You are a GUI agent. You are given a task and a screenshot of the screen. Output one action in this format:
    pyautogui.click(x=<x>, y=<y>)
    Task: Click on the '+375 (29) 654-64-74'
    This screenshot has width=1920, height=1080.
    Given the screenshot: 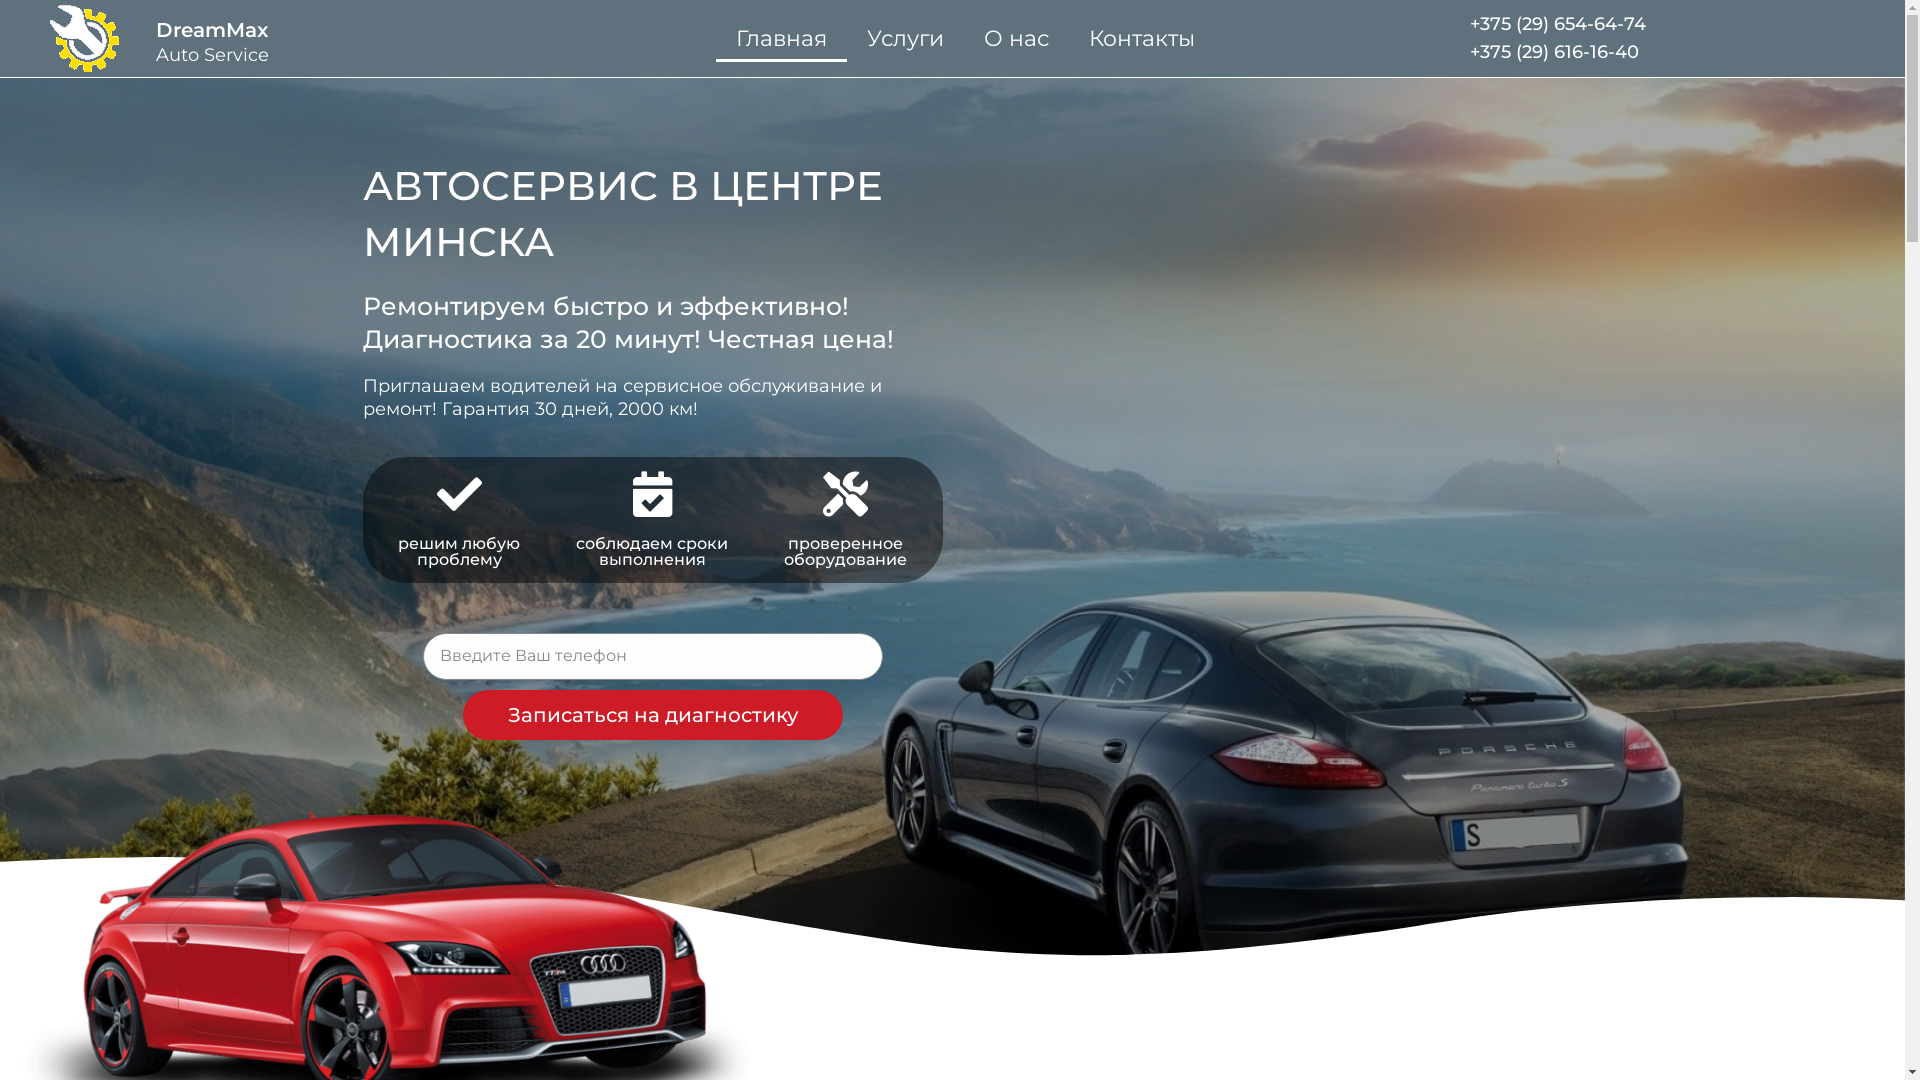 What is the action you would take?
    pyautogui.click(x=1557, y=23)
    